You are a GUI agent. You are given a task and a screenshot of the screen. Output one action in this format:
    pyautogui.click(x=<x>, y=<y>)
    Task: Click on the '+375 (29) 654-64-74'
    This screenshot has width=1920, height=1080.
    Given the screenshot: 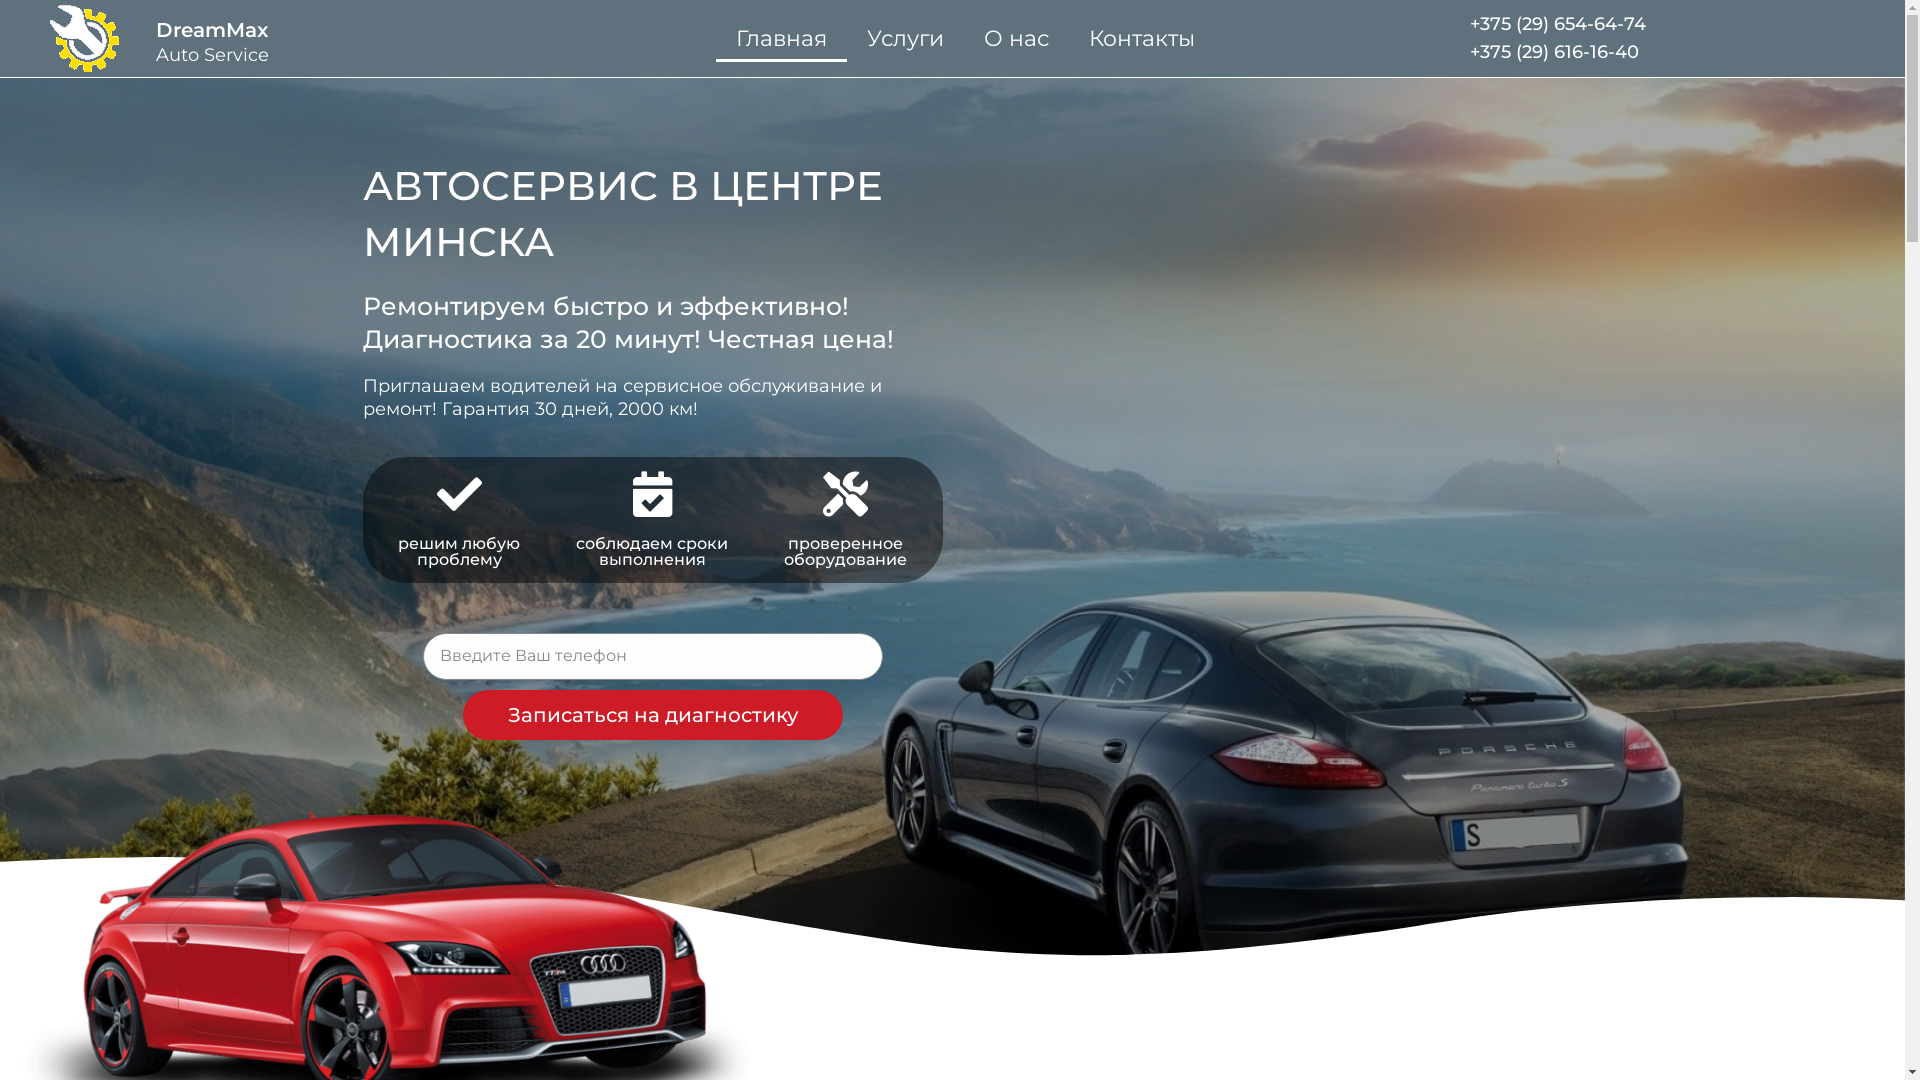 What is the action you would take?
    pyautogui.click(x=1557, y=23)
    